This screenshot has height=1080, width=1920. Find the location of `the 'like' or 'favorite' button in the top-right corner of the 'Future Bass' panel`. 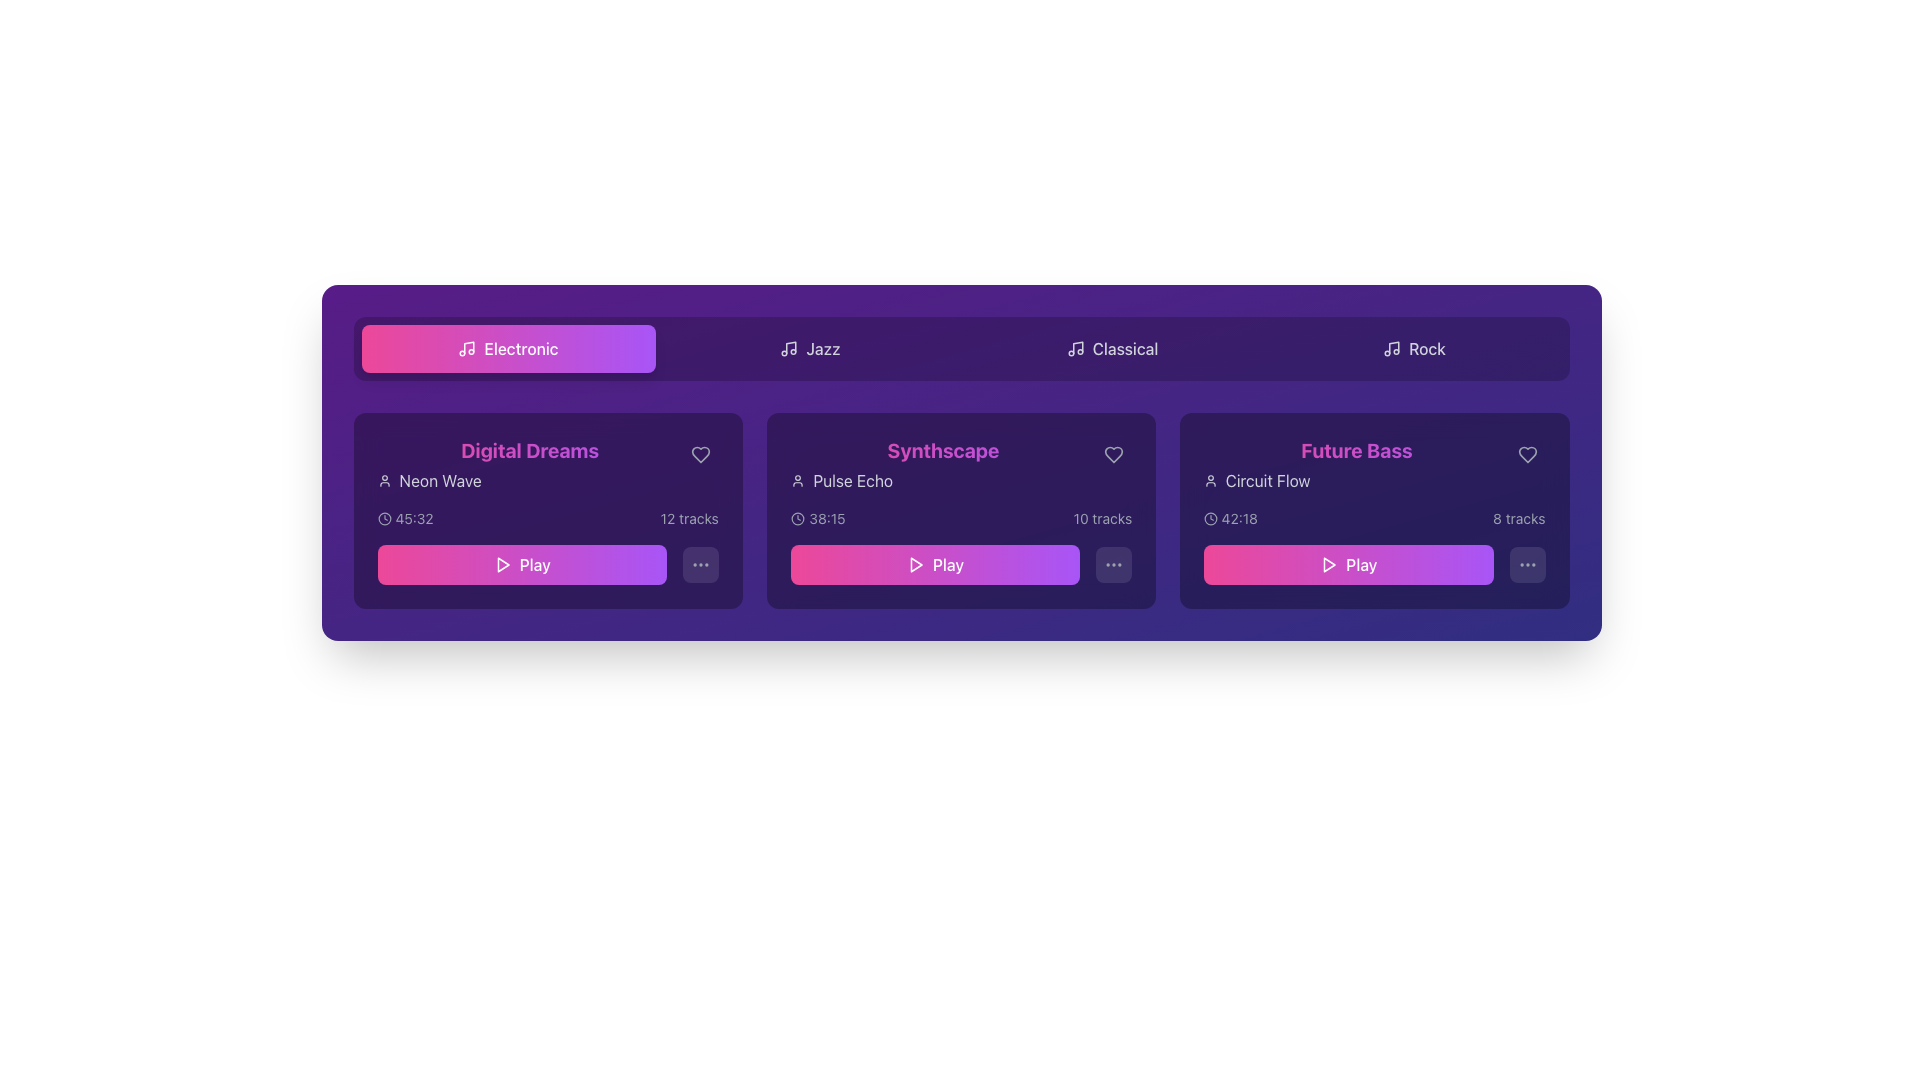

the 'like' or 'favorite' button in the top-right corner of the 'Future Bass' panel is located at coordinates (1526, 455).